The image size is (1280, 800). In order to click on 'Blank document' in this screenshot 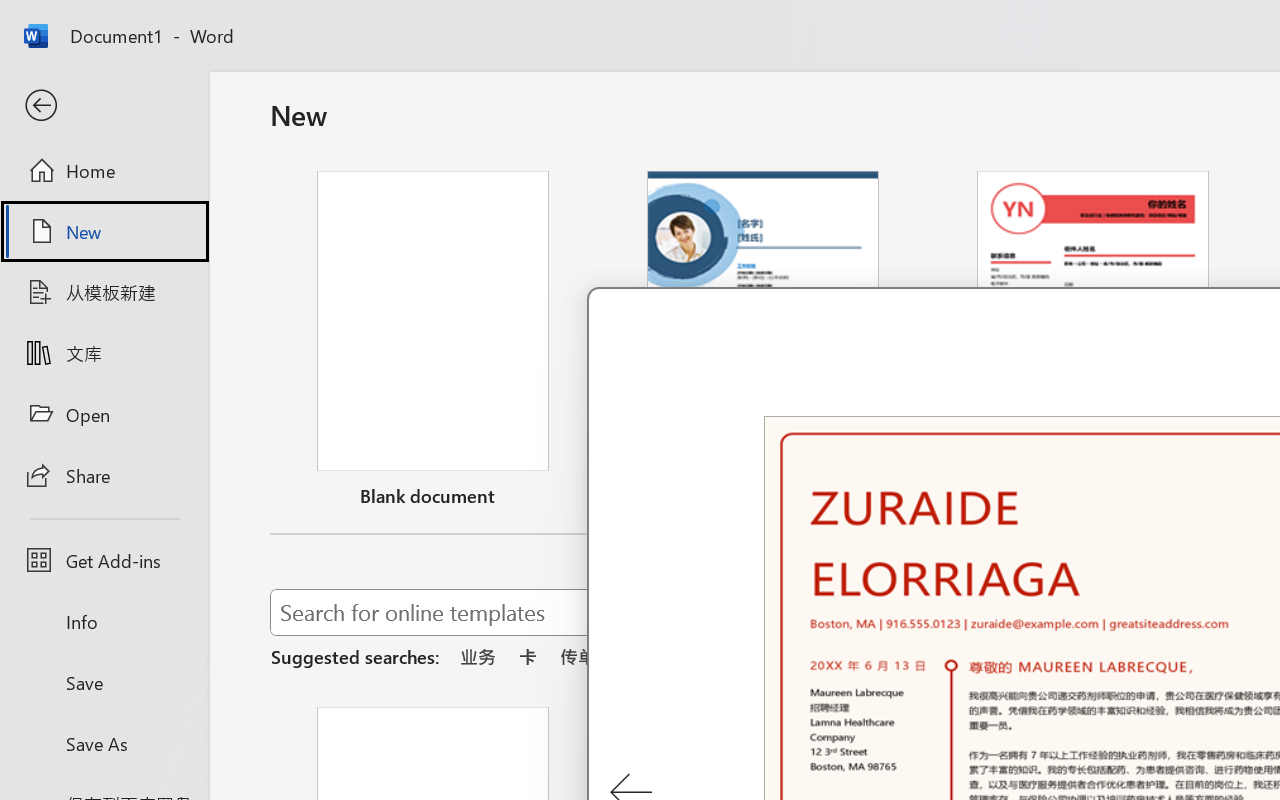, I will do `click(432, 343)`.